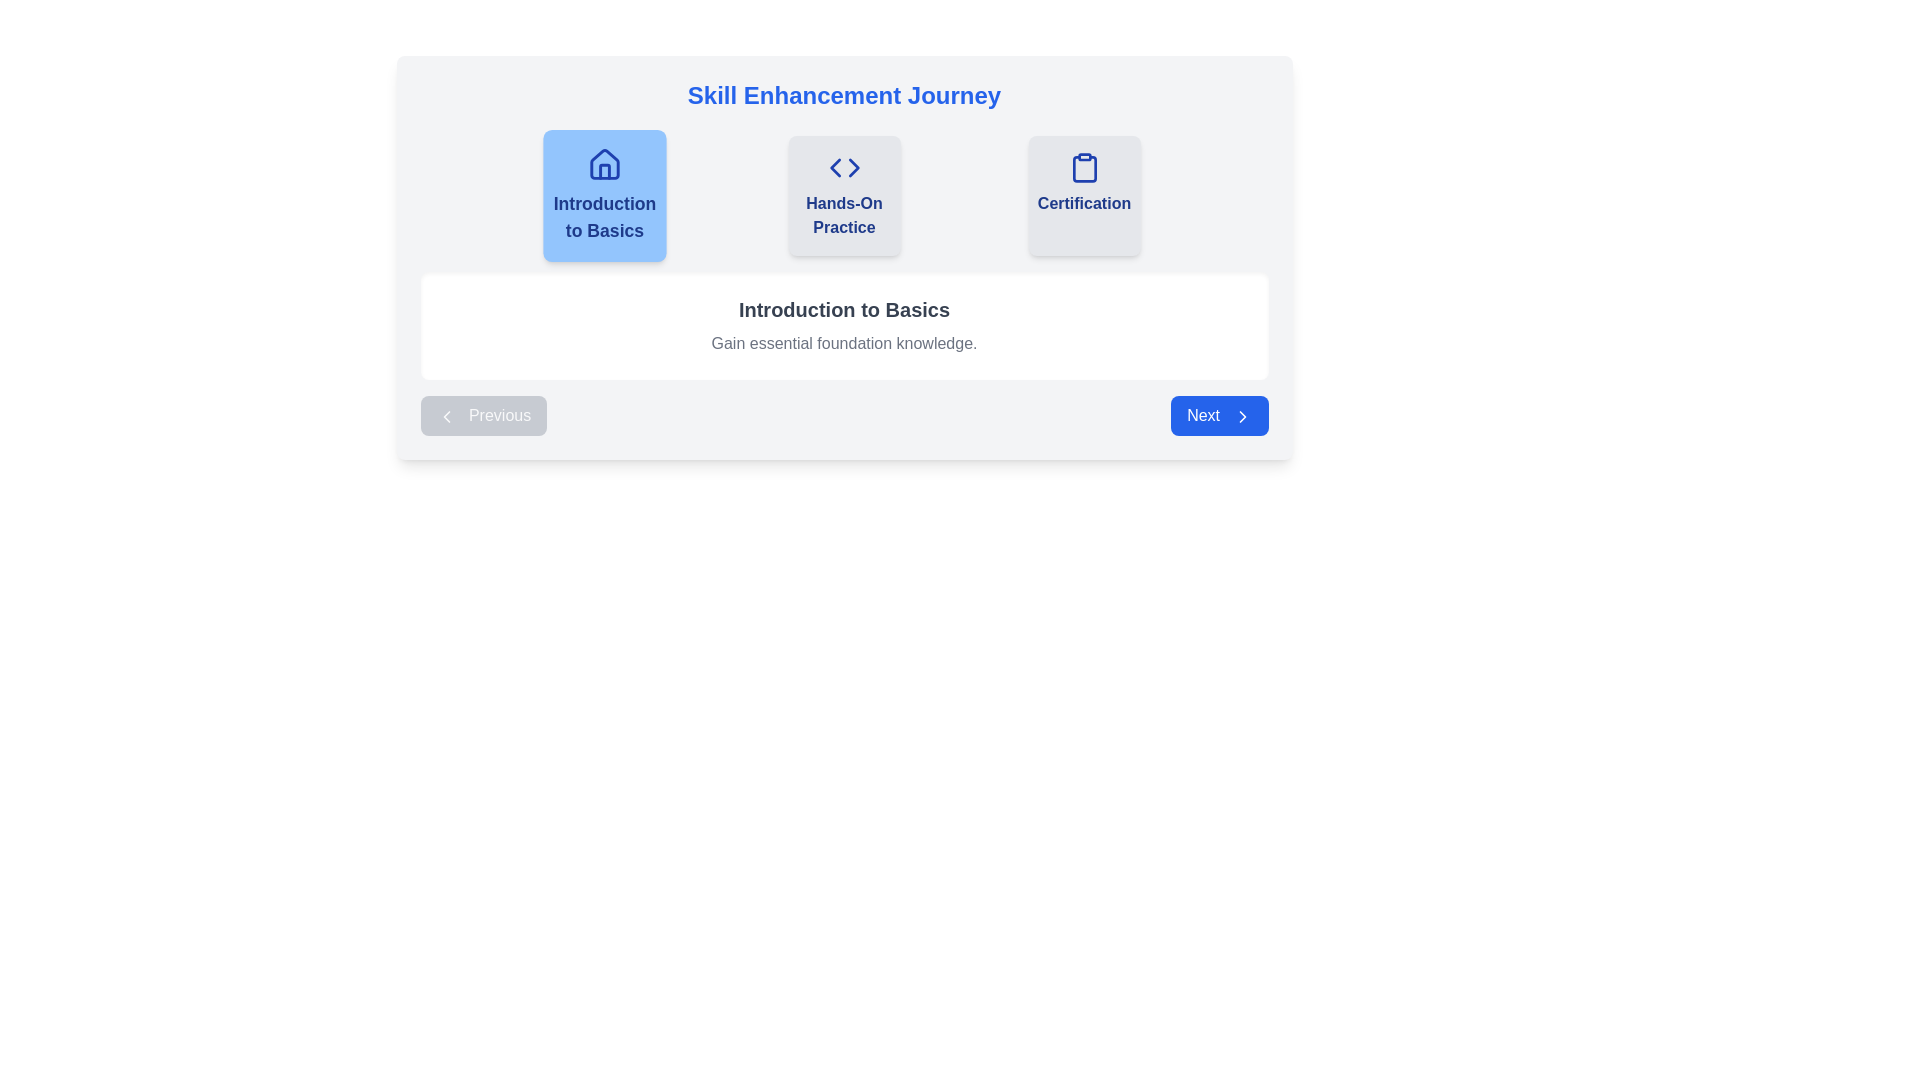 This screenshot has height=1080, width=1920. What do you see at coordinates (844, 216) in the screenshot?
I see `the text label reading 'Hands-On Practice'` at bounding box center [844, 216].